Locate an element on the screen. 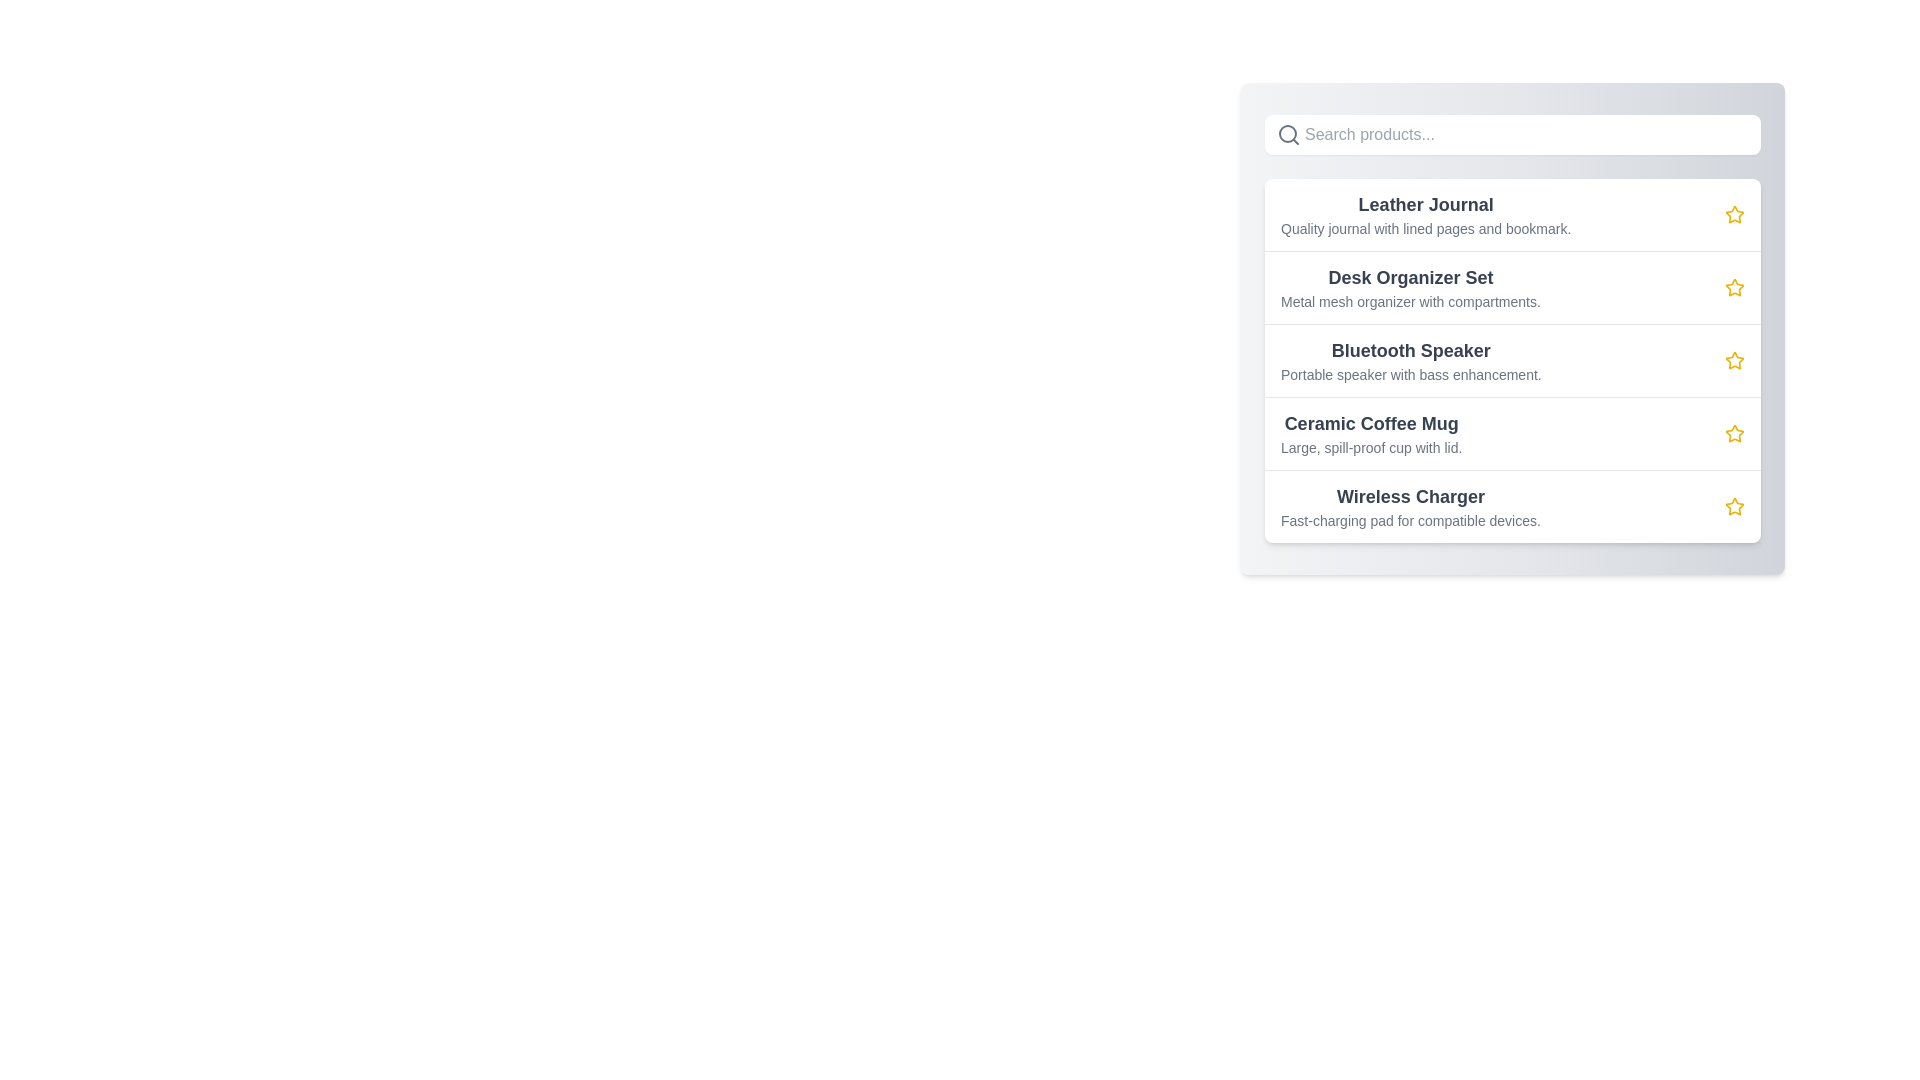  the Text display element that shows product information for 'Bluetooth Speaker', located between 'Desk Organizer Set' and 'Ceramic Coffee Mug' is located at coordinates (1410, 361).